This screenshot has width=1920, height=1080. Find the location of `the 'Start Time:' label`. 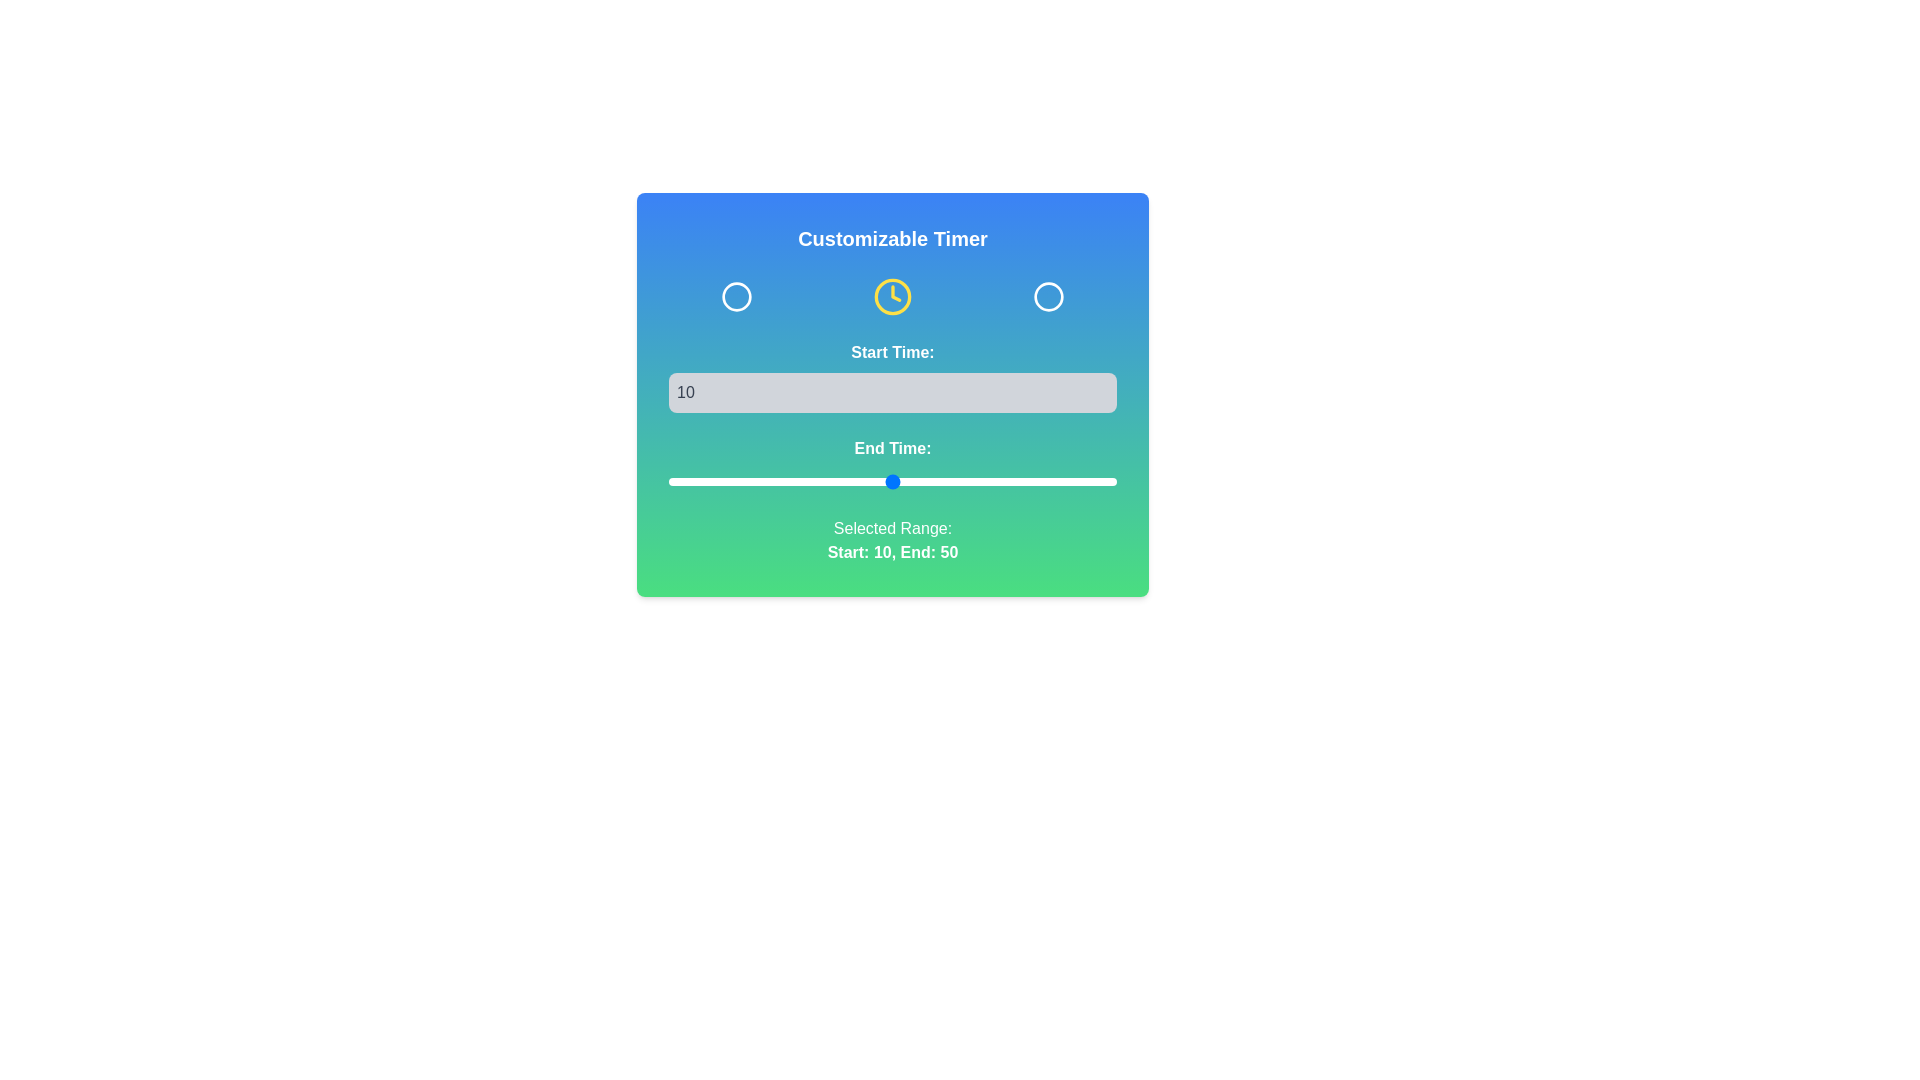

the 'Start Time:' label is located at coordinates (891, 377).